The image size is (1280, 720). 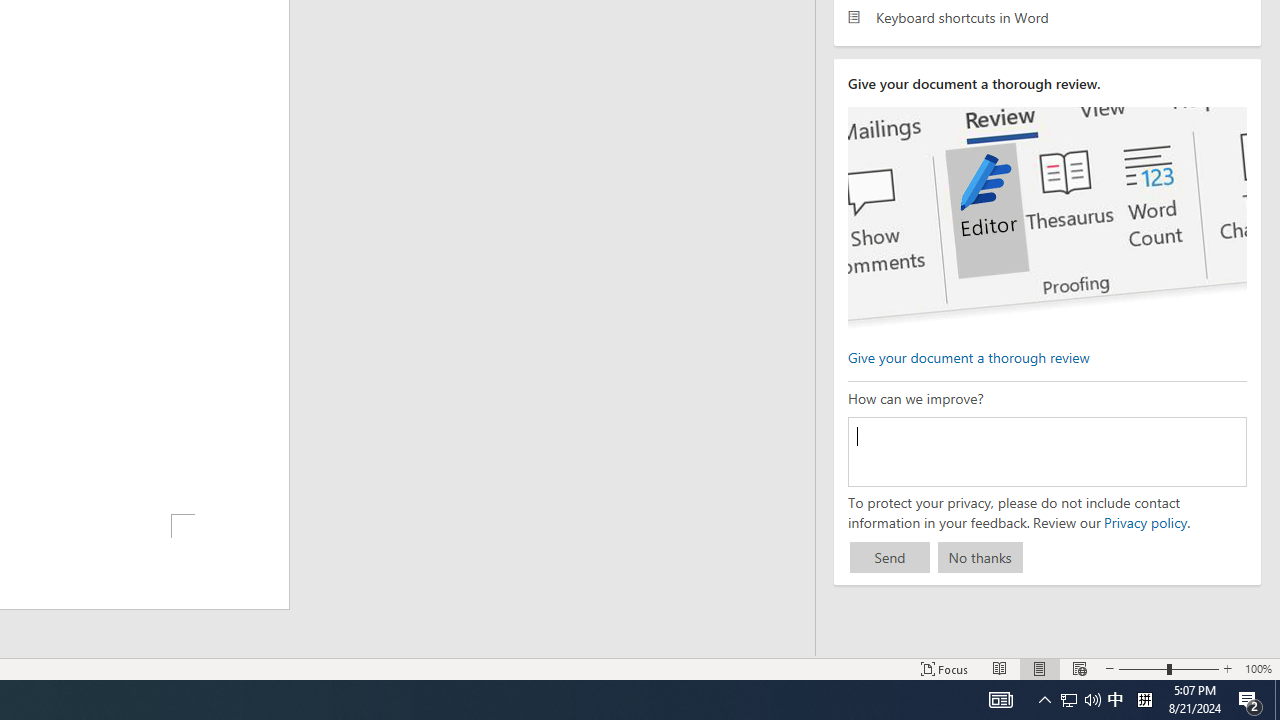 I want to click on 'Print Layout', so click(x=1040, y=669).